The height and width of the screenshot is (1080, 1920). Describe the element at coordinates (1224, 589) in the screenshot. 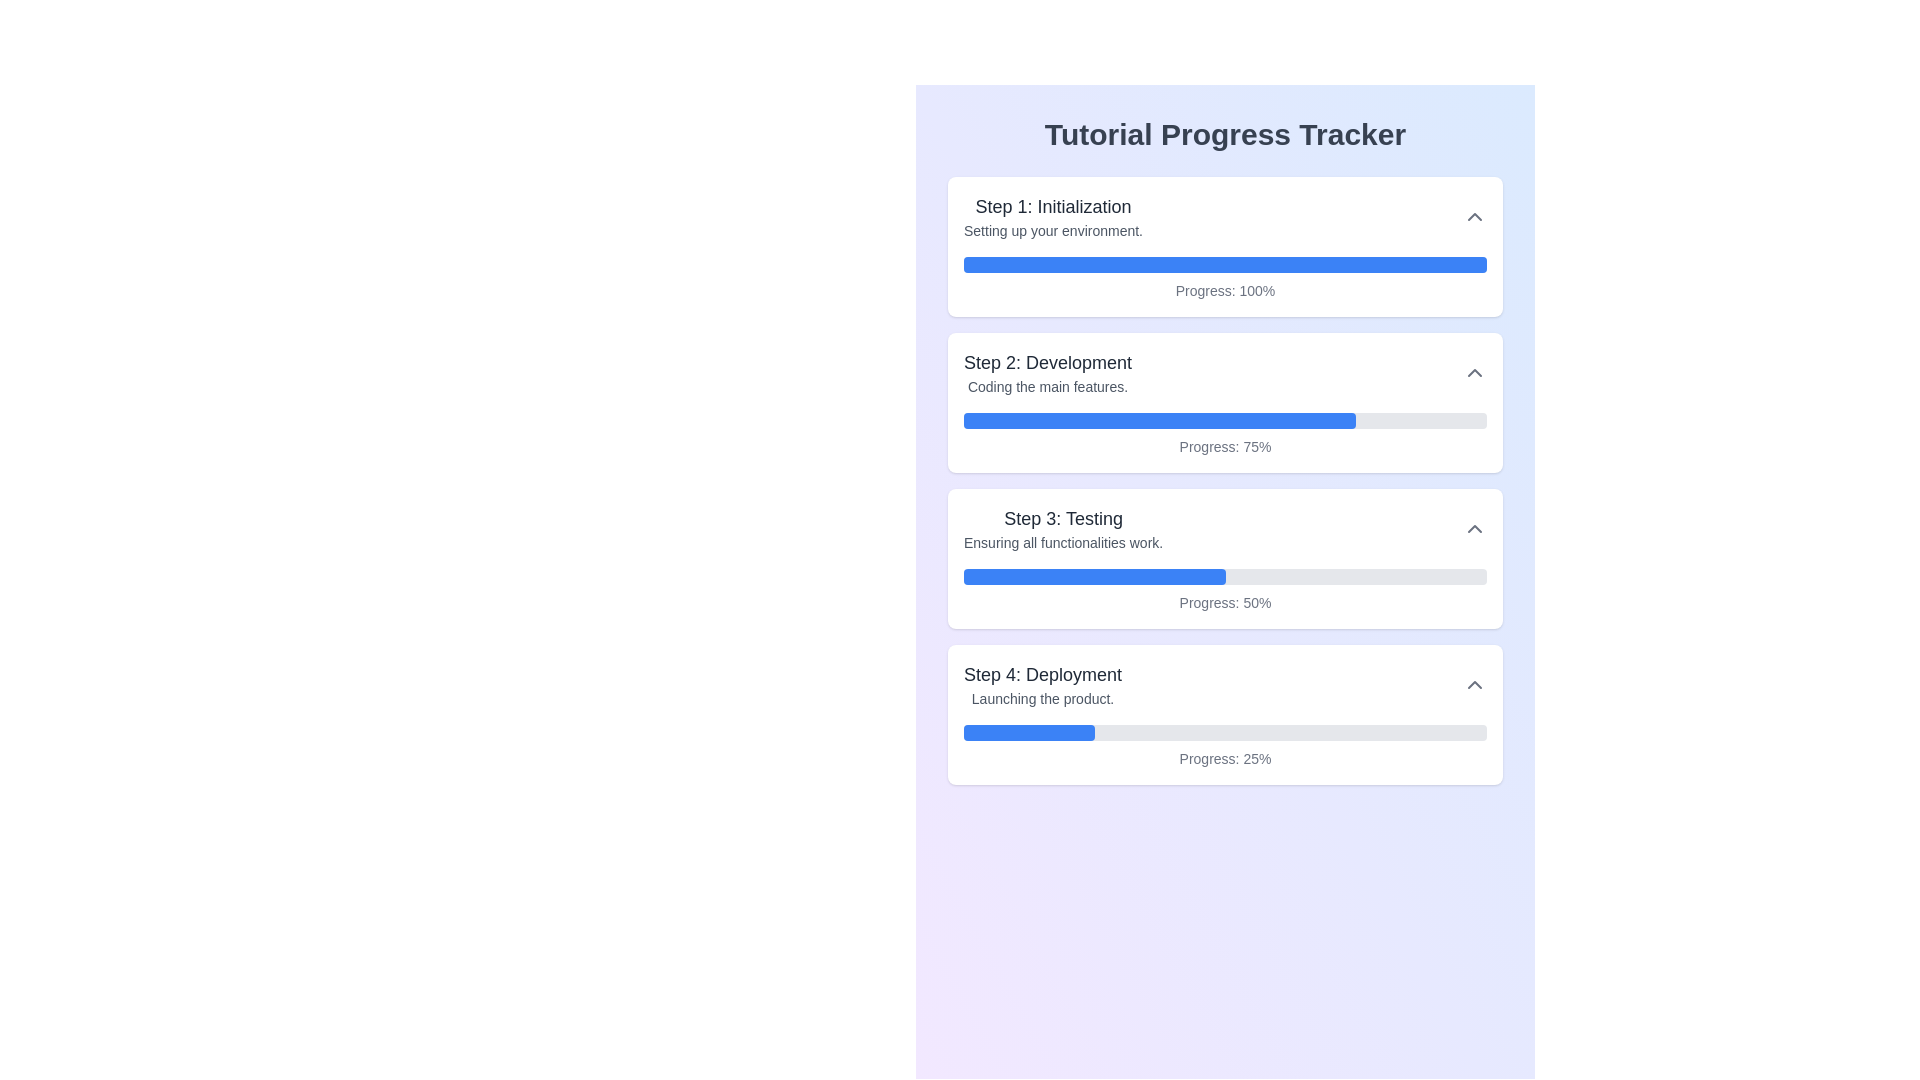

I see `the visual progress indicator, which is a progress bar with a blue section indicating progress, located in the 'Step 3: Testing' section` at that location.